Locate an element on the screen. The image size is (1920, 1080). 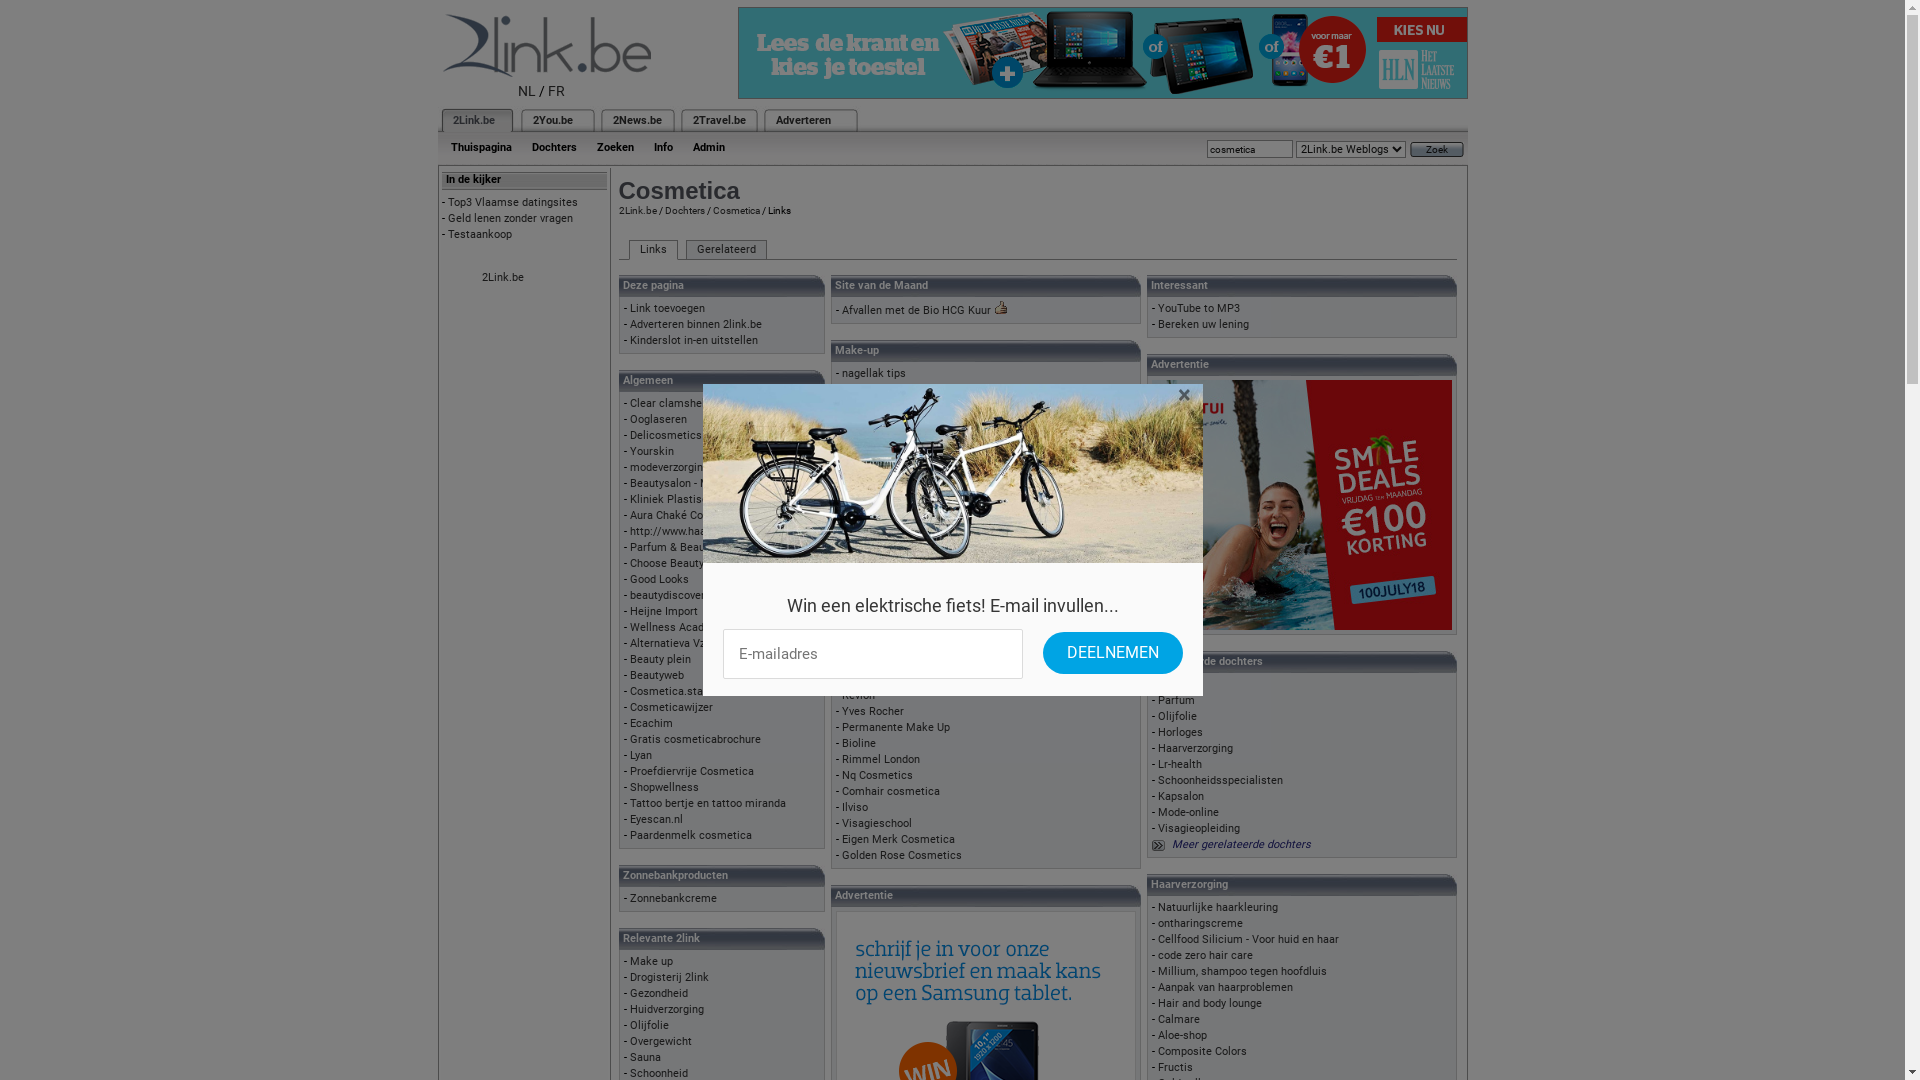
'Gerelateerd' is located at coordinates (725, 249).